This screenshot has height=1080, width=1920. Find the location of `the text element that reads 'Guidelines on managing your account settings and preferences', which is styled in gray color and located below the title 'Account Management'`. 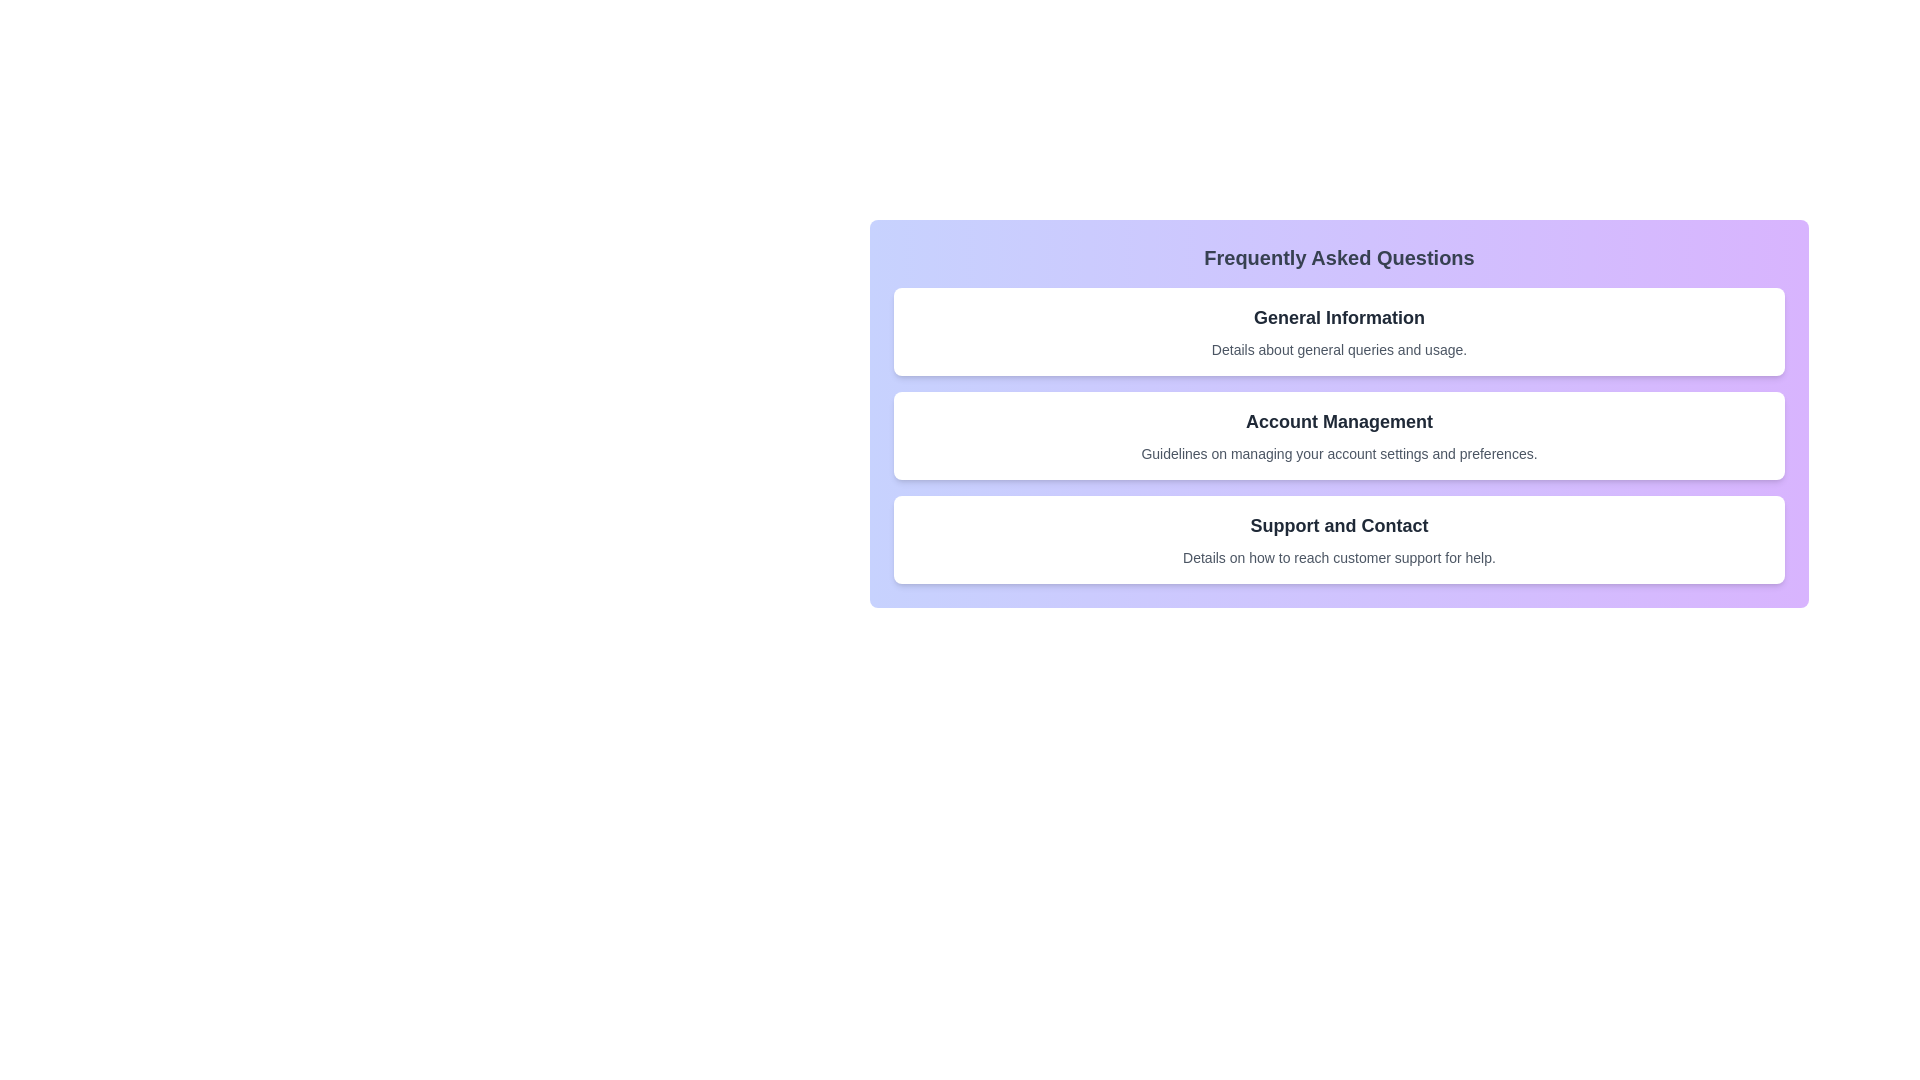

the text element that reads 'Guidelines on managing your account settings and preferences', which is styled in gray color and located below the title 'Account Management' is located at coordinates (1339, 454).